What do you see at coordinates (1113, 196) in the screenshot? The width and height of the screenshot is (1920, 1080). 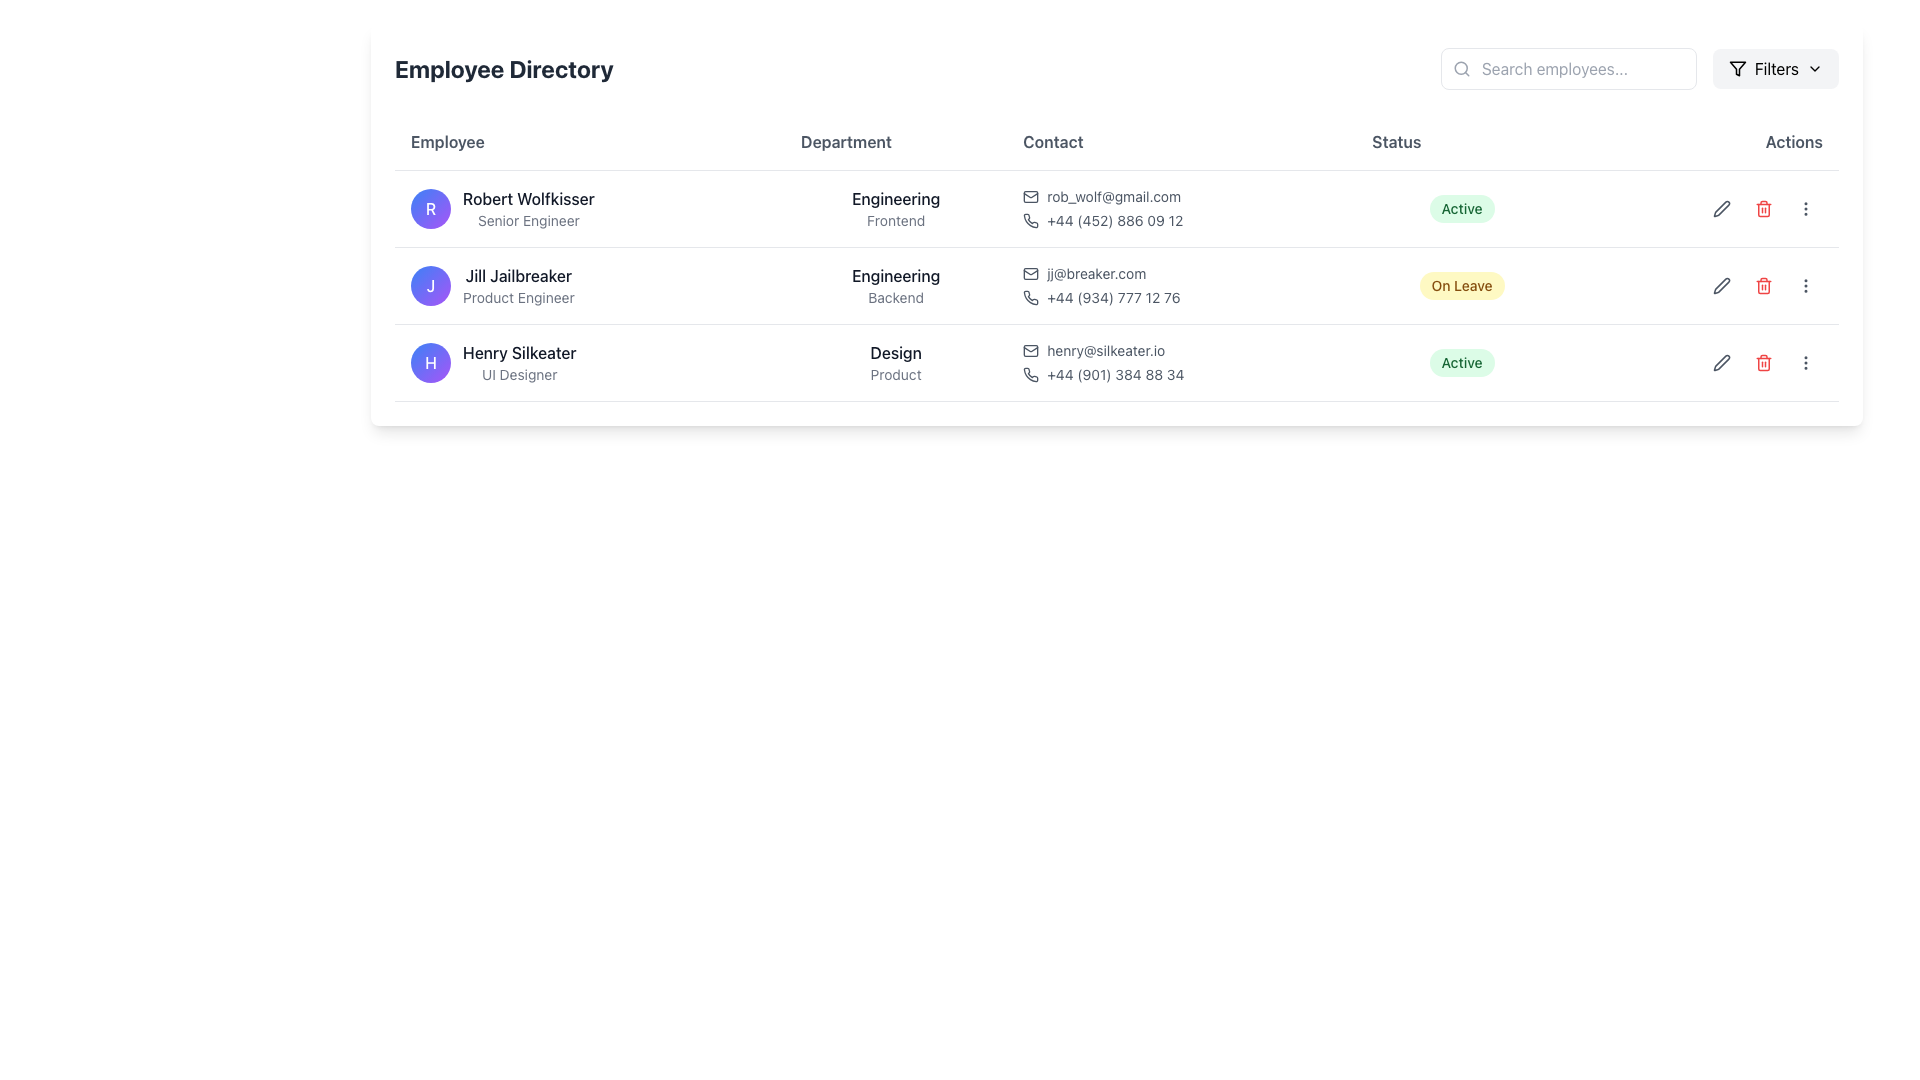 I see `the text label displaying the email address 'rob_wolf@gmail.com' in the contact details section for 'Robert Wolfkisser'` at bounding box center [1113, 196].